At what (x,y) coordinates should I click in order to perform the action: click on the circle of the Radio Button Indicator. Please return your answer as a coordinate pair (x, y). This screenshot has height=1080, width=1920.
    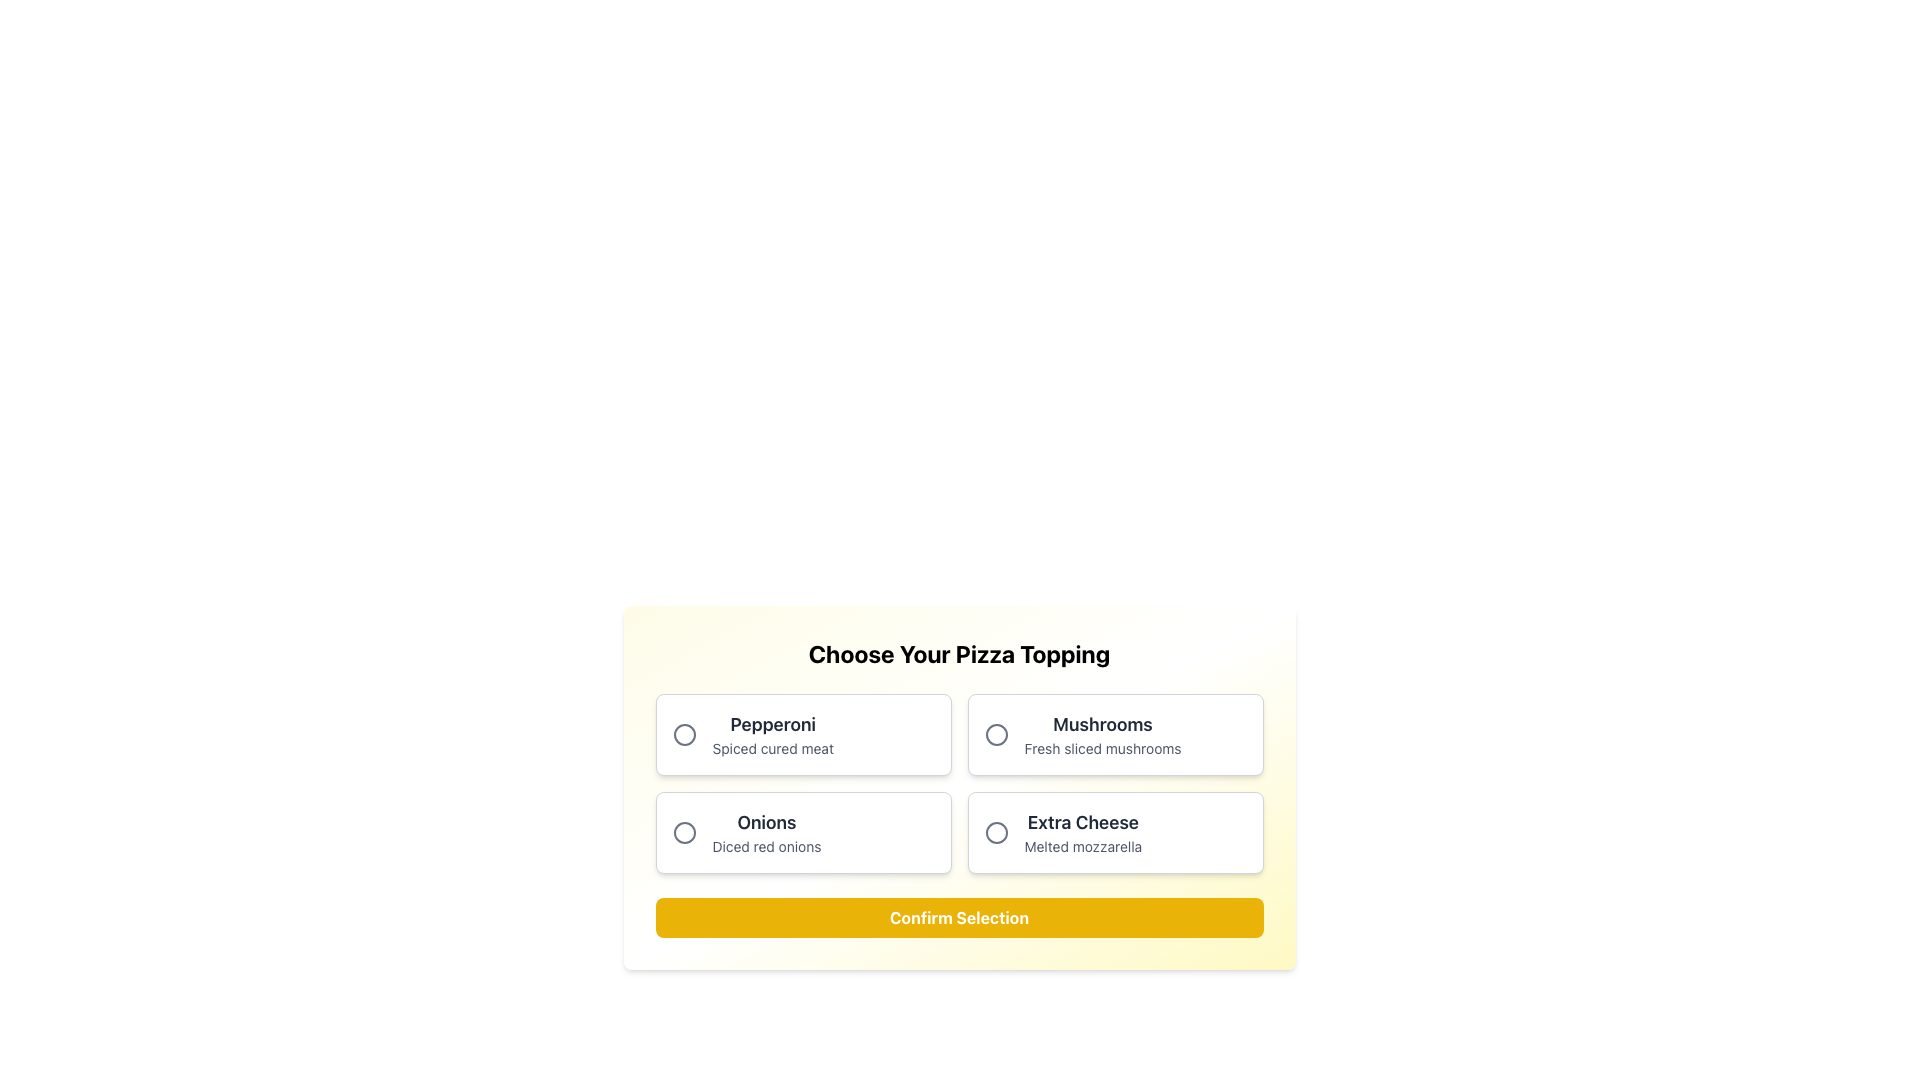
    Looking at the image, I should click on (684, 735).